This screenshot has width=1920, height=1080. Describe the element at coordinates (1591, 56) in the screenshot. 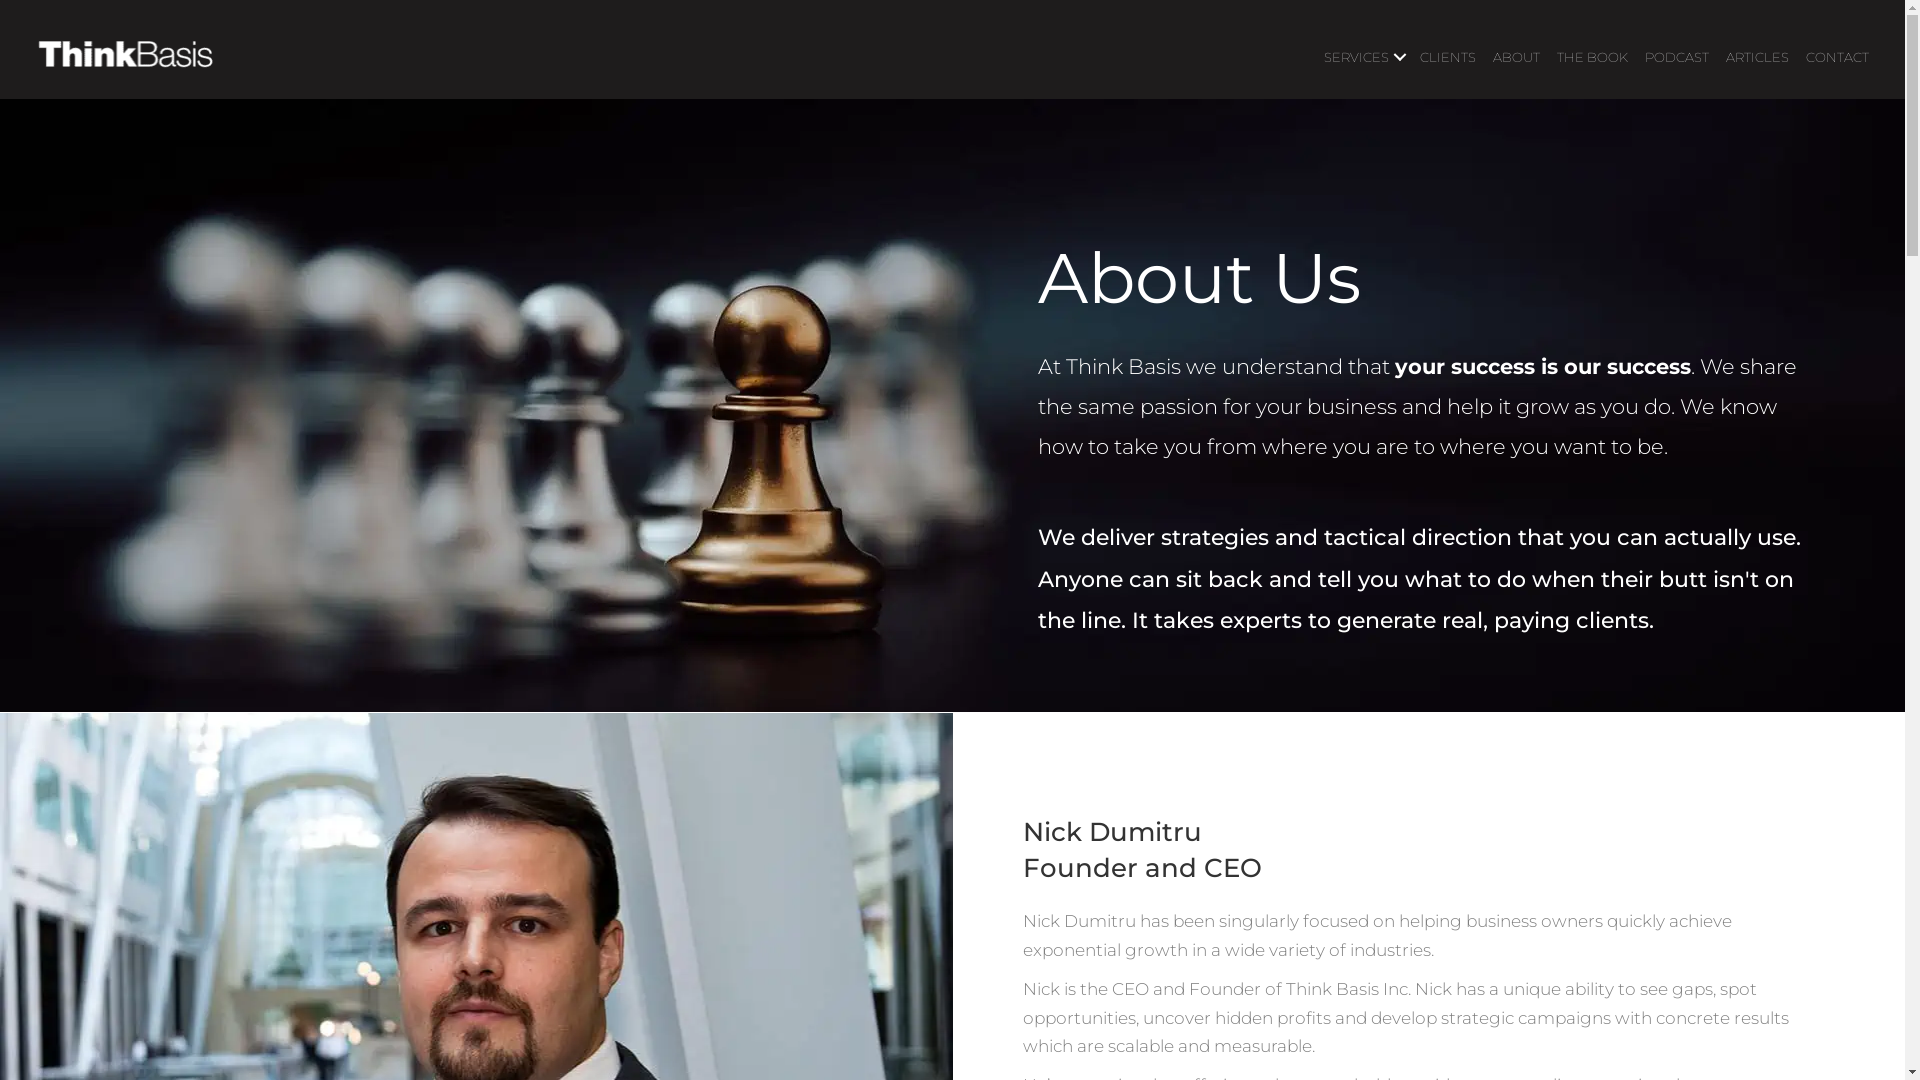

I see `'THE BOOK'` at that location.